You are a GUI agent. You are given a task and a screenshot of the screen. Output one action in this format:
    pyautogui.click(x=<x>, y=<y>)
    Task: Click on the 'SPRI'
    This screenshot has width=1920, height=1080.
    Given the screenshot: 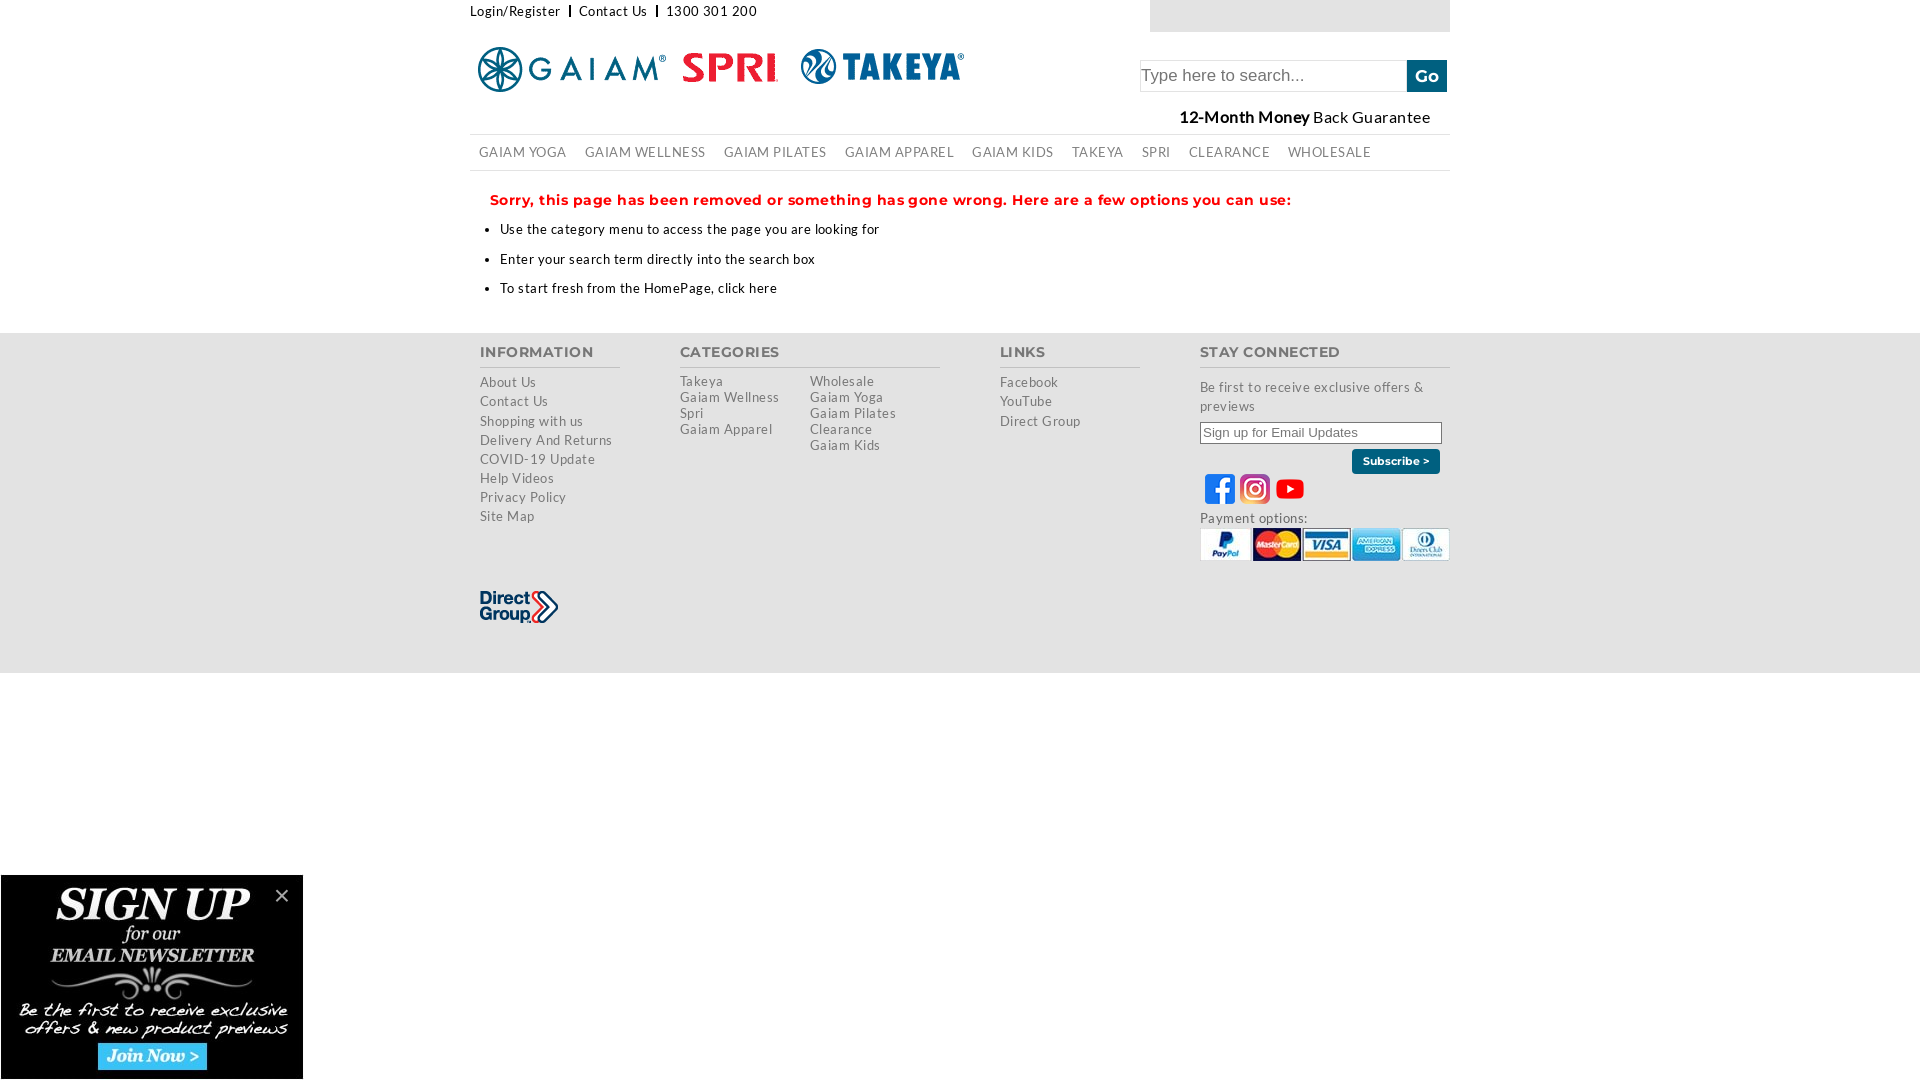 What is the action you would take?
    pyautogui.click(x=1156, y=151)
    